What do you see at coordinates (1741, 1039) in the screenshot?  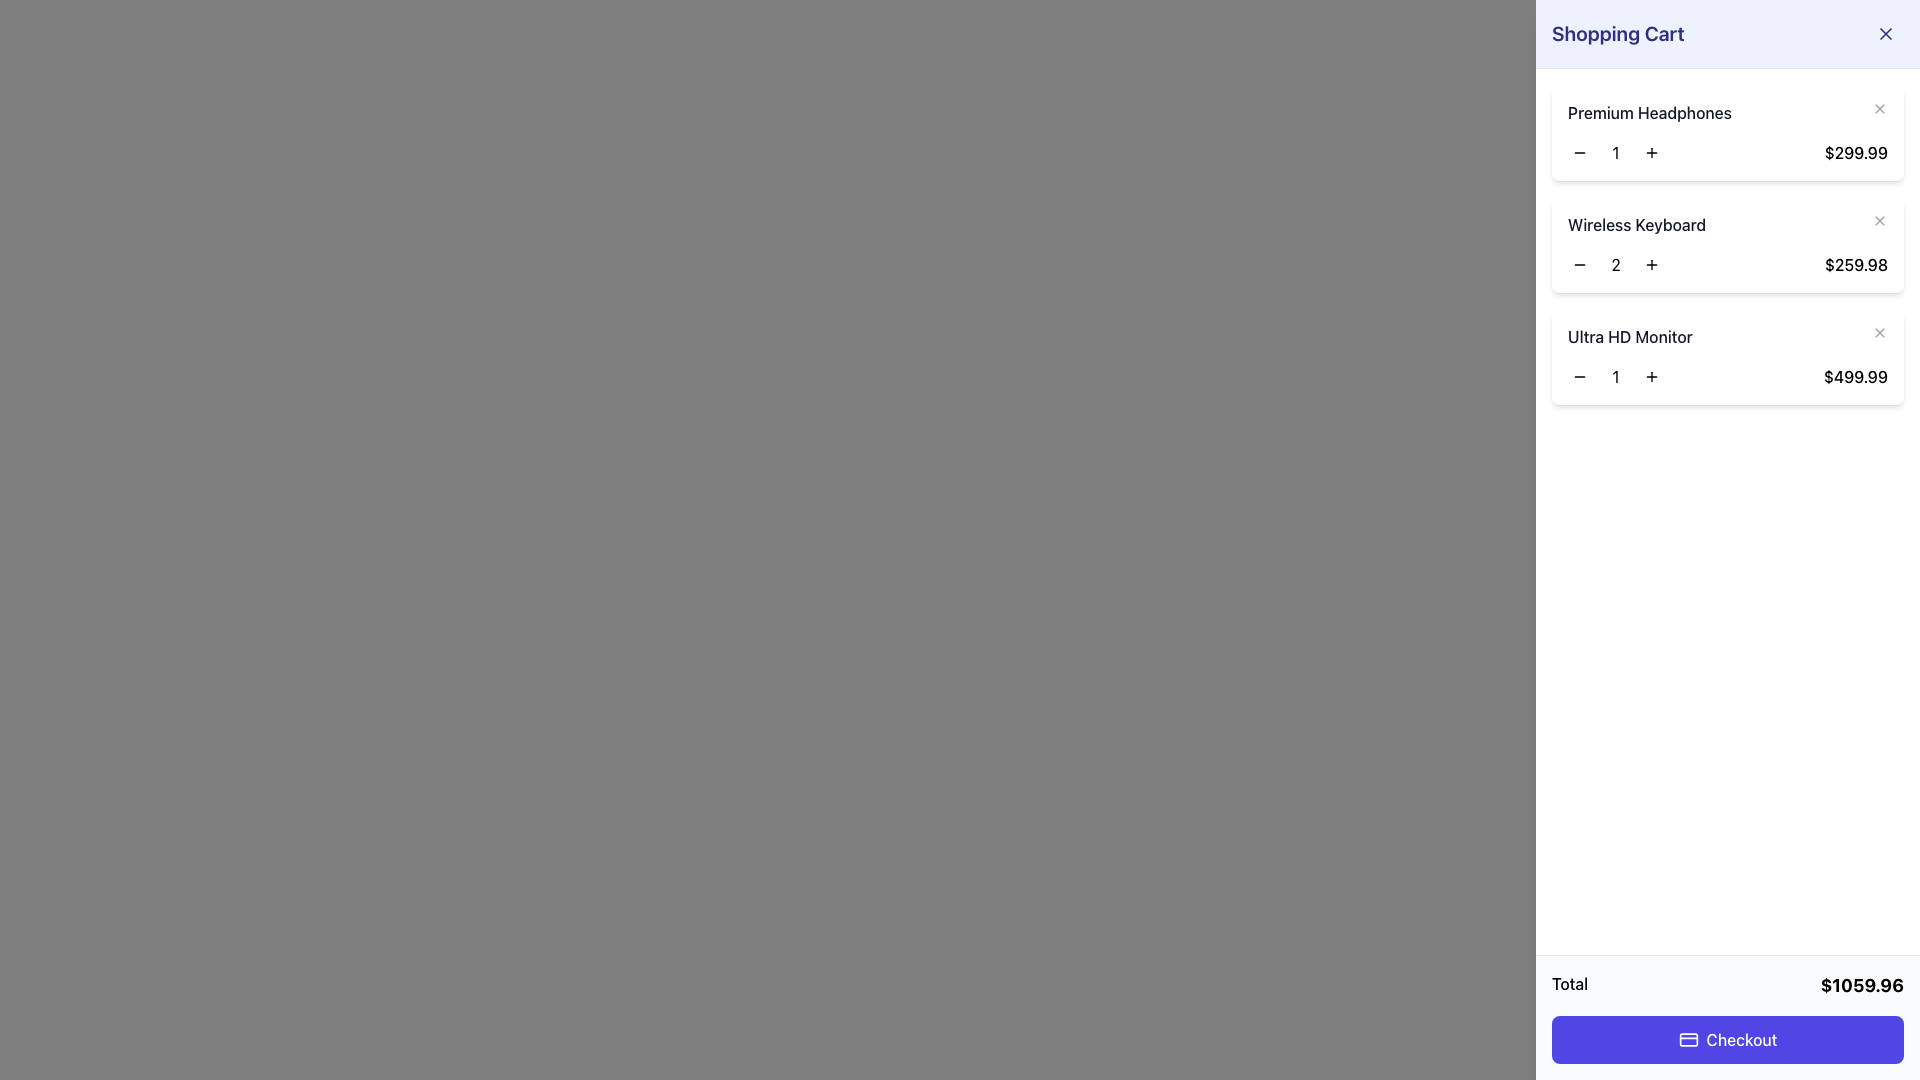 I see `static text 'Checkout' displayed within the interactive button located at the bottom right section of the shopping cart interface` at bounding box center [1741, 1039].